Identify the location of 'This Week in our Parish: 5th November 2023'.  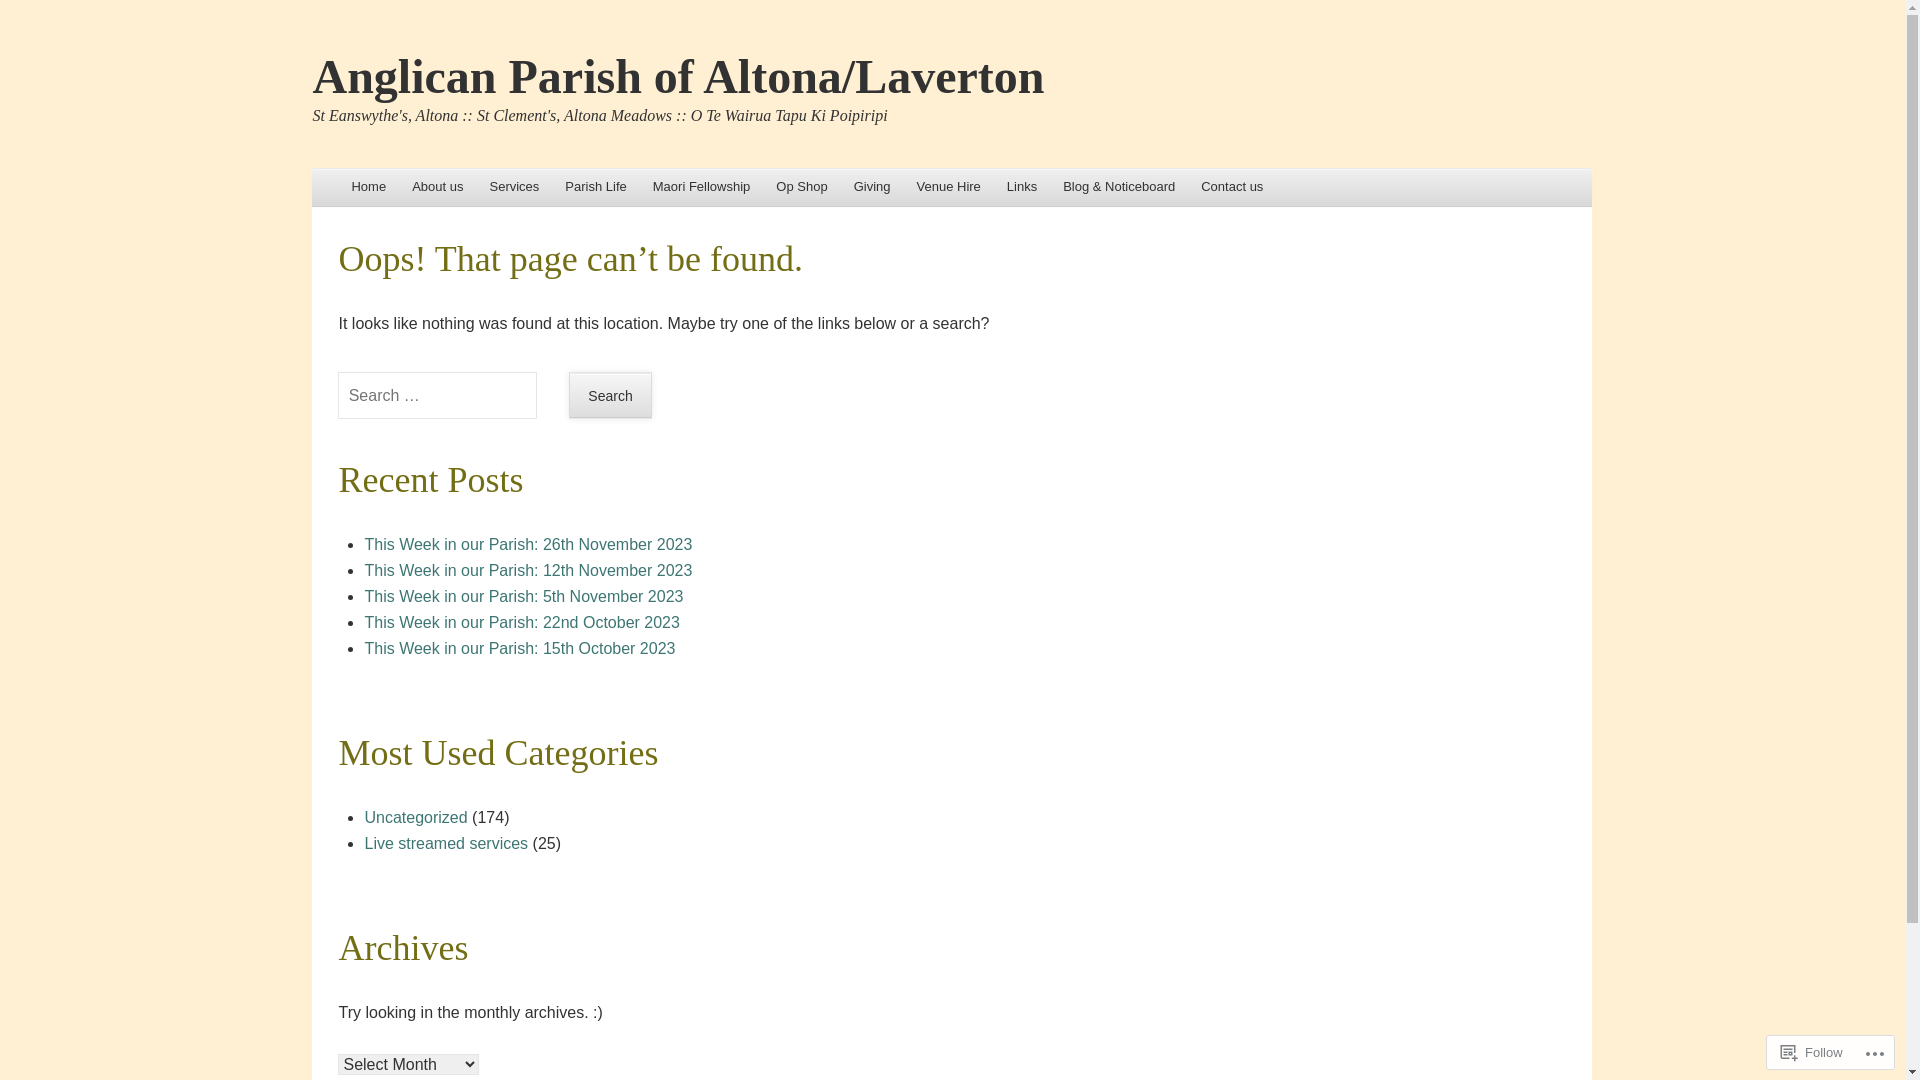
(523, 595).